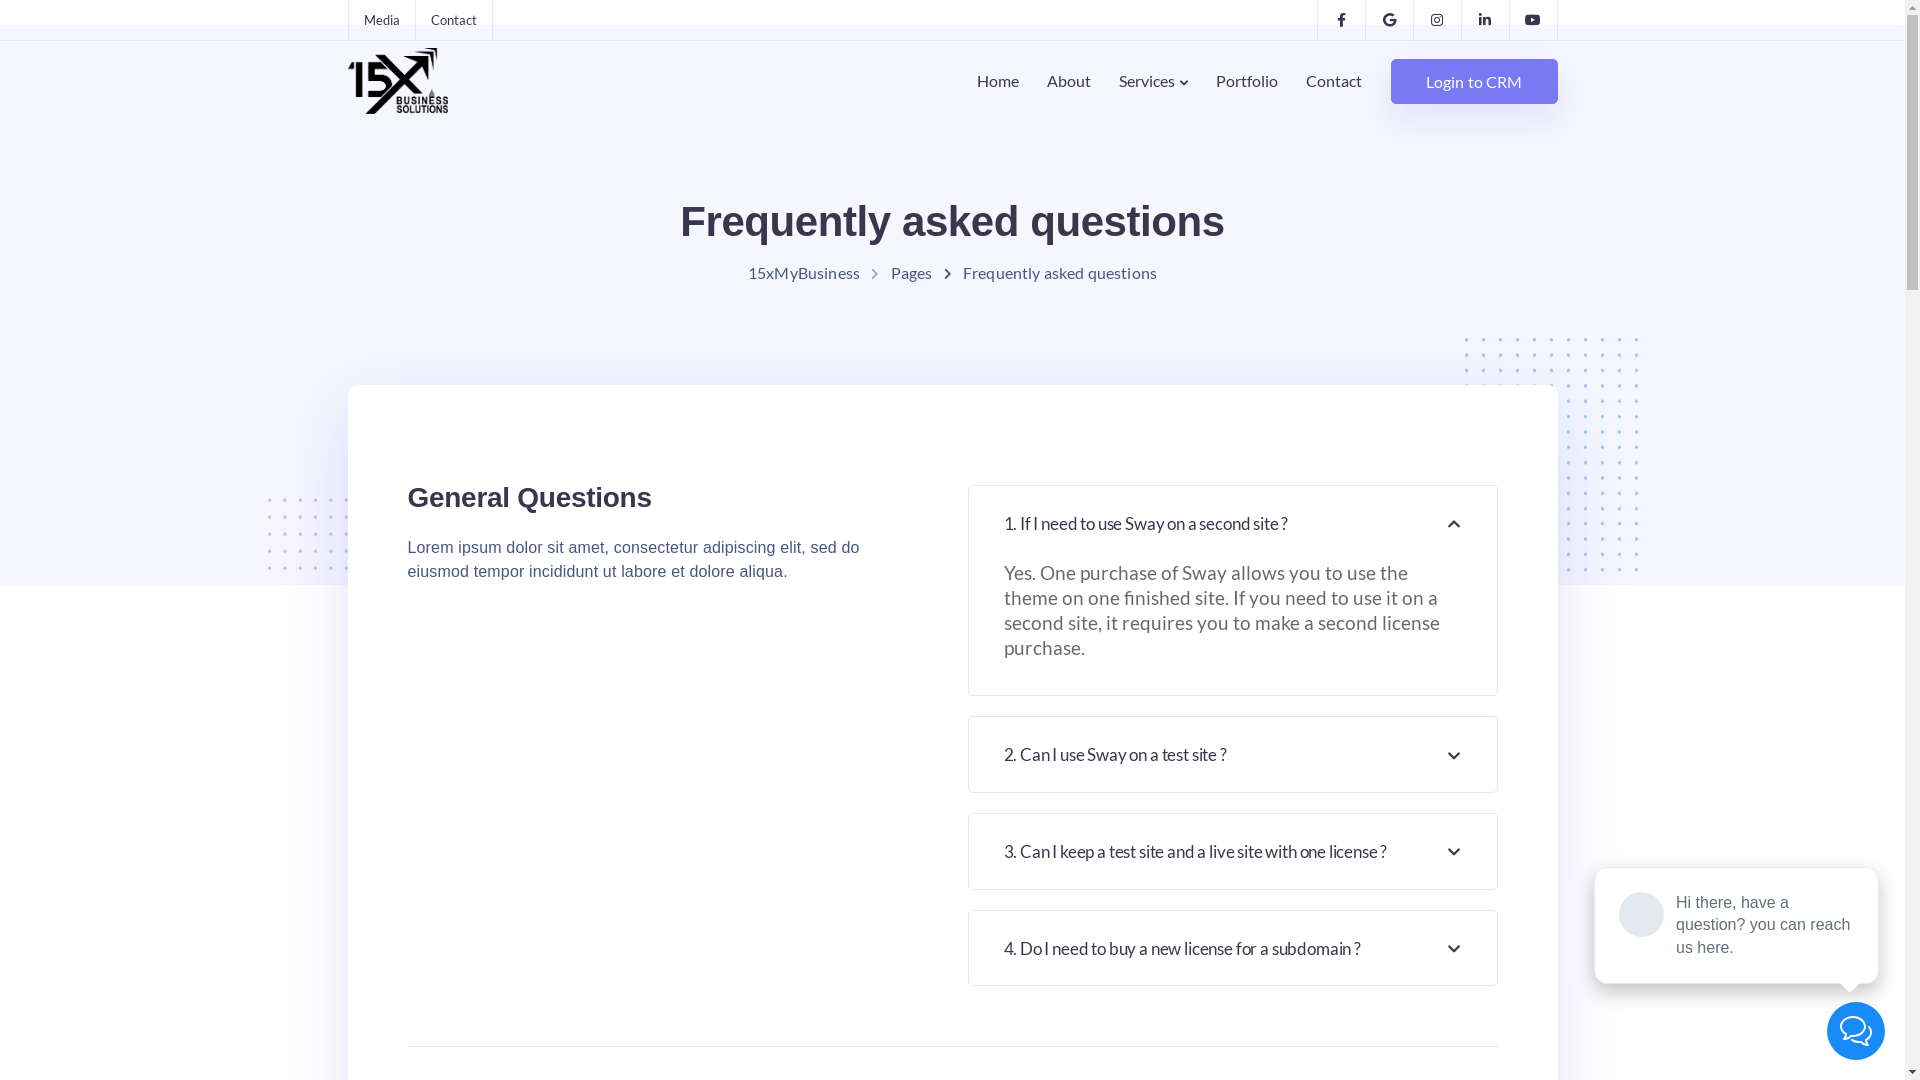  What do you see at coordinates (877, 786) in the screenshot?
I see `'Portfolio'` at bounding box center [877, 786].